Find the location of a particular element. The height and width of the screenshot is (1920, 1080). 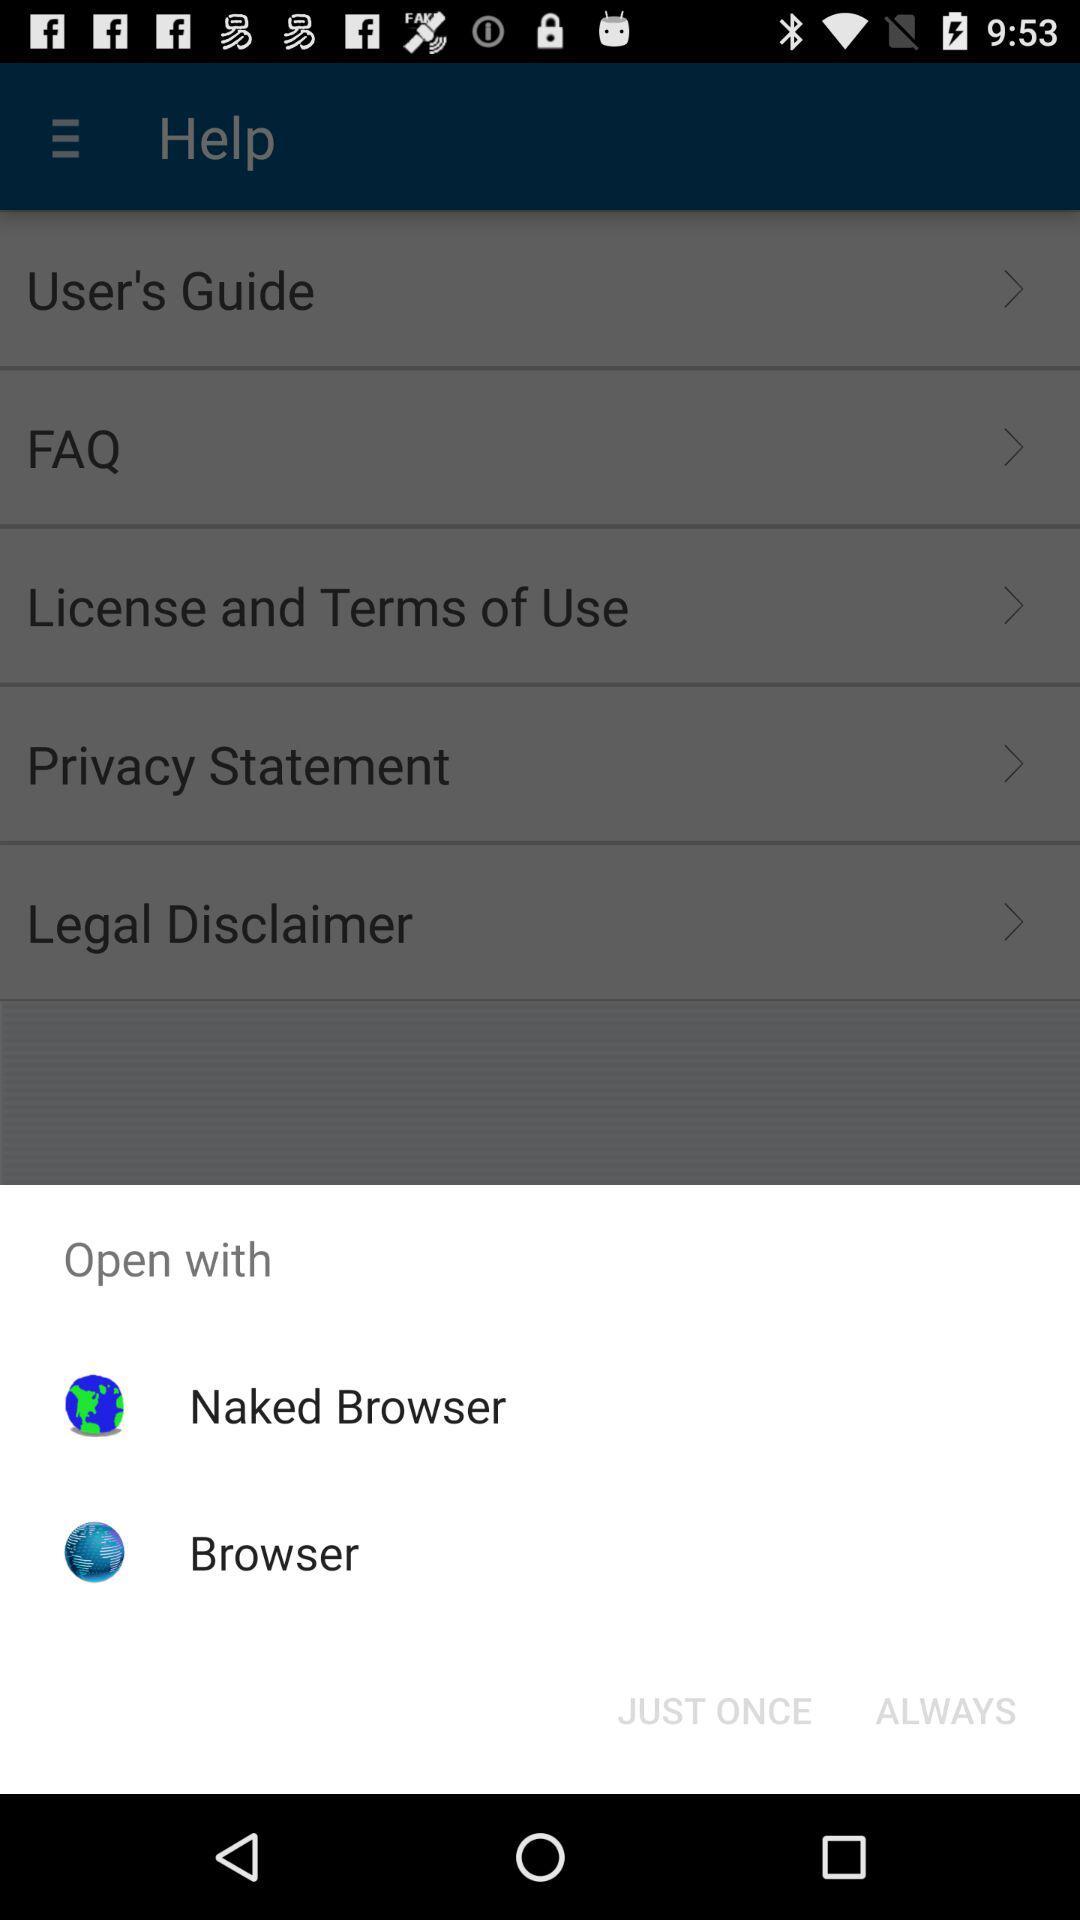

item next to just once item is located at coordinates (945, 1708).